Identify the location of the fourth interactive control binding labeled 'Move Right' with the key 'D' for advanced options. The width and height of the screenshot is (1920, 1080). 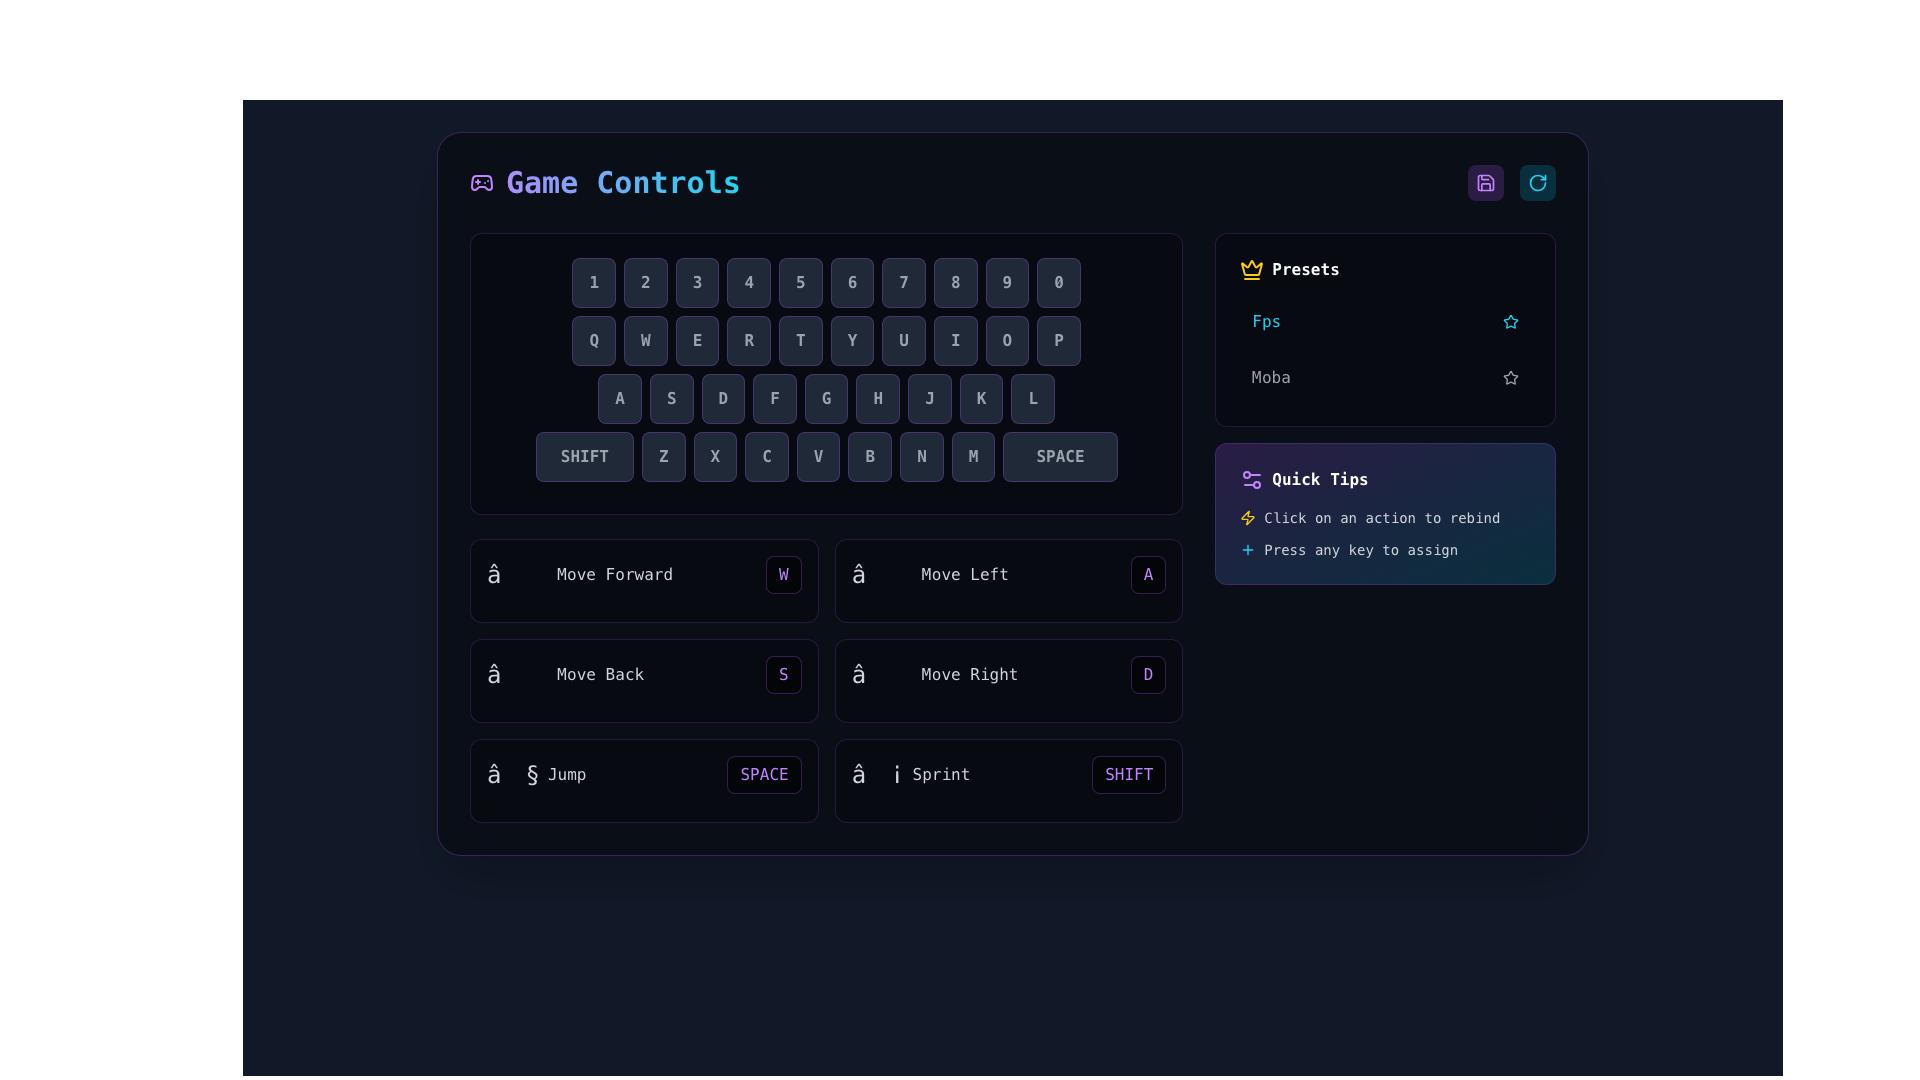
(1008, 675).